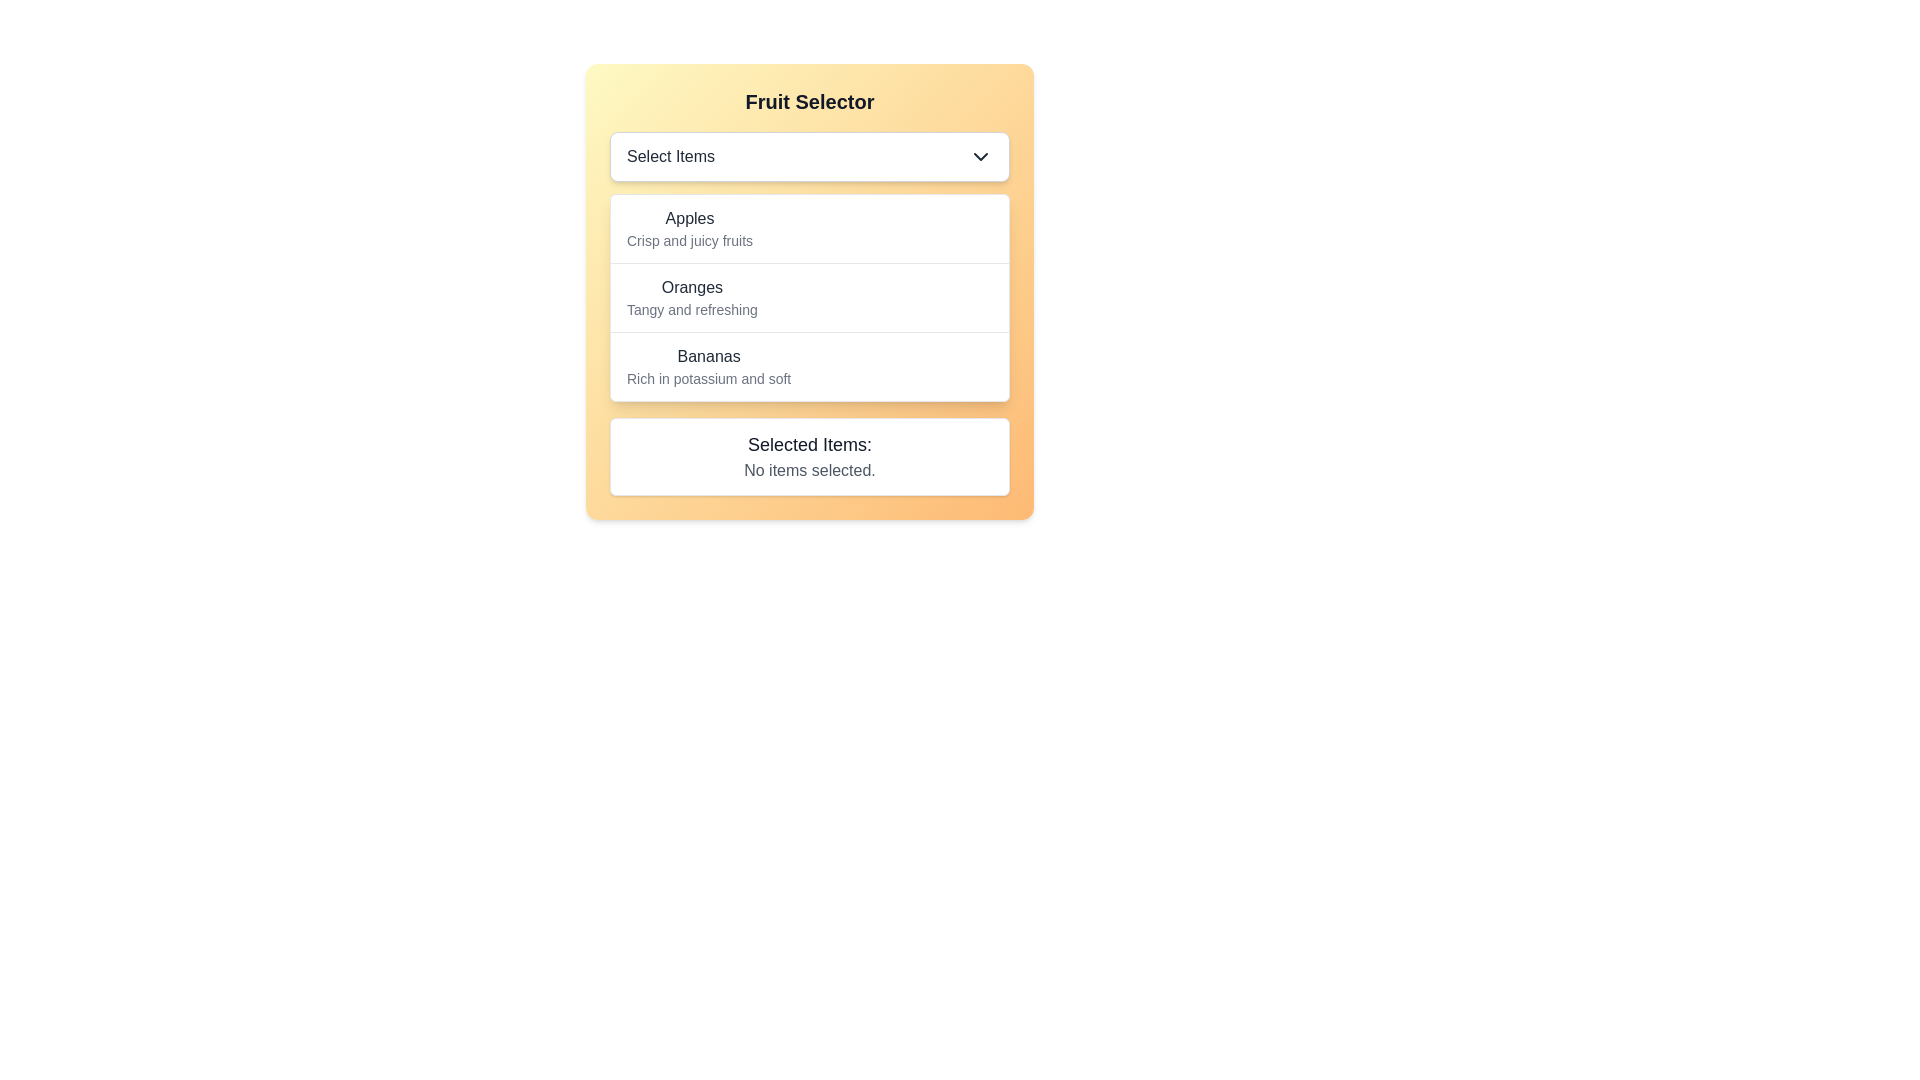  Describe the element at coordinates (692, 309) in the screenshot. I see `the text element displaying 'Tangy and refreshing', which is styled in light gray and positioned below the larger text 'Oranges' in a vertical list of fruits` at that location.